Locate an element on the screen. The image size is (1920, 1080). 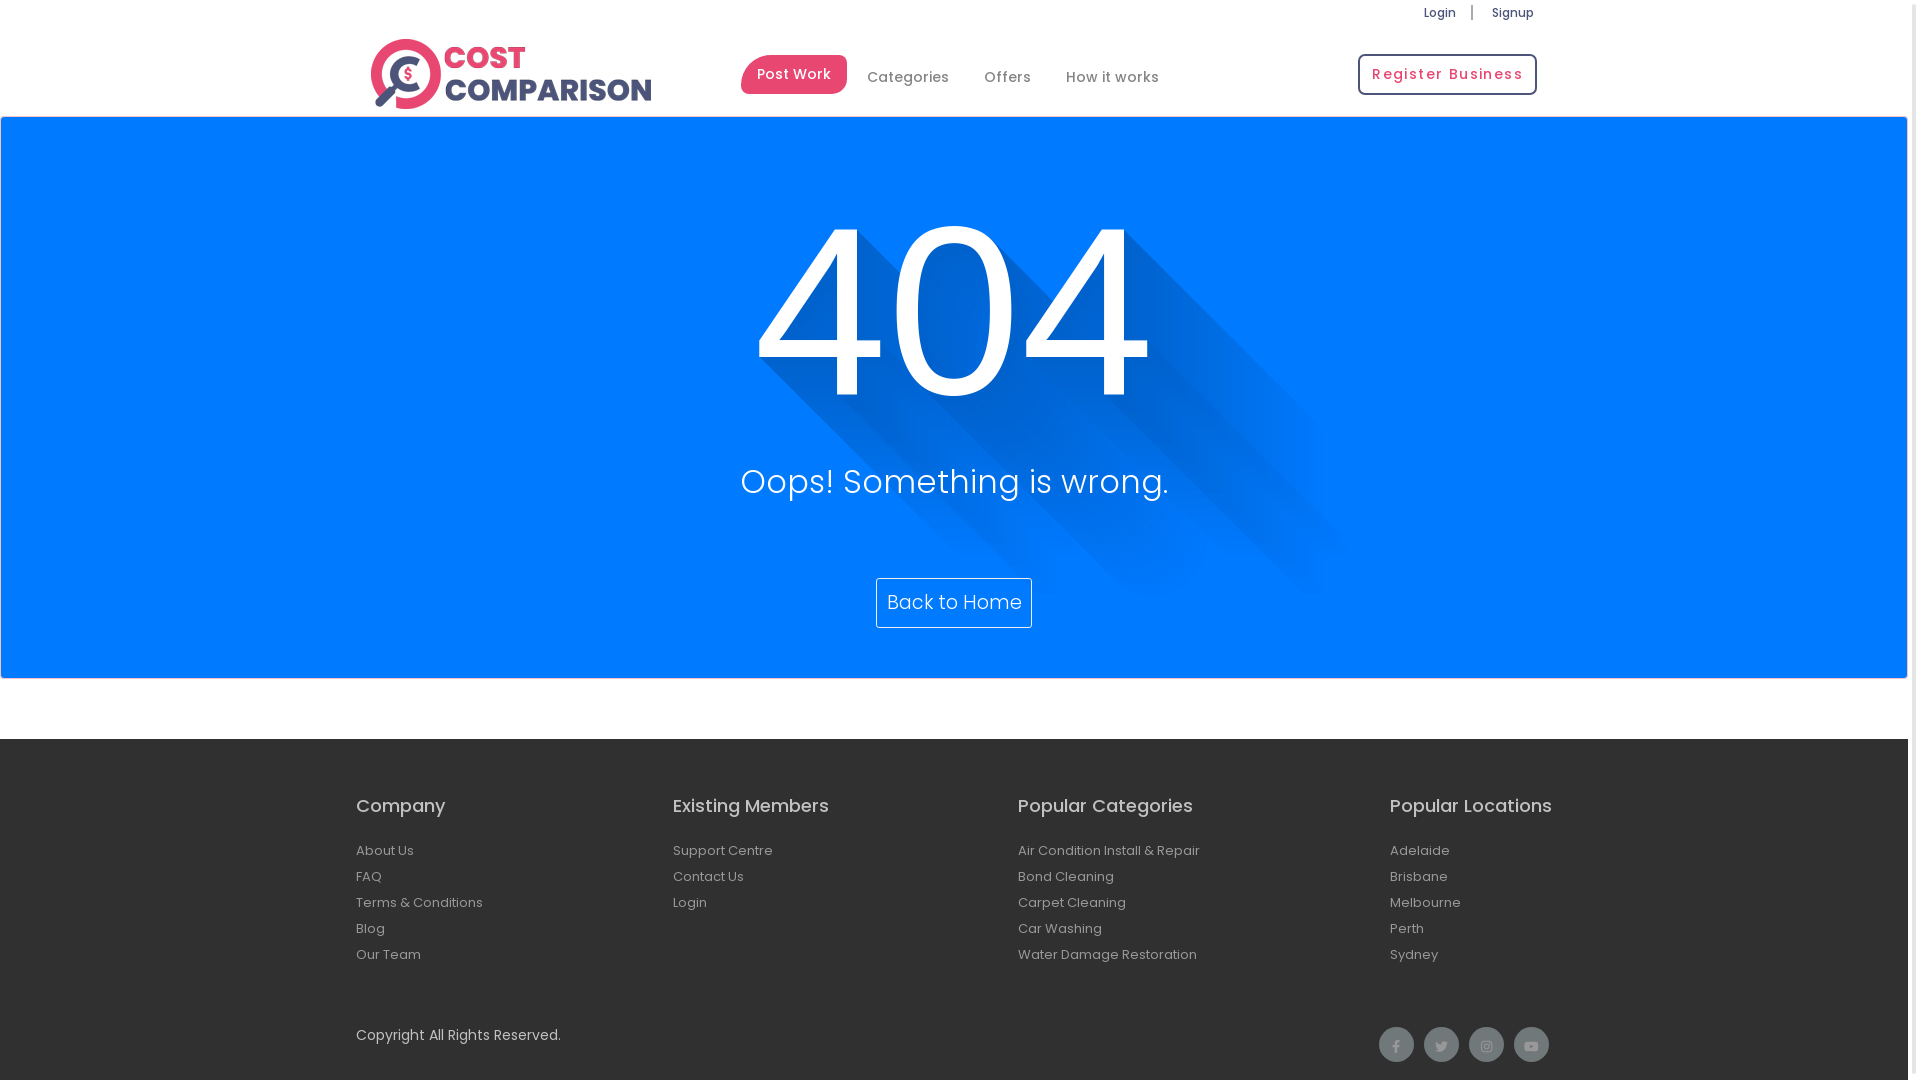
'Offers' is located at coordinates (1007, 75).